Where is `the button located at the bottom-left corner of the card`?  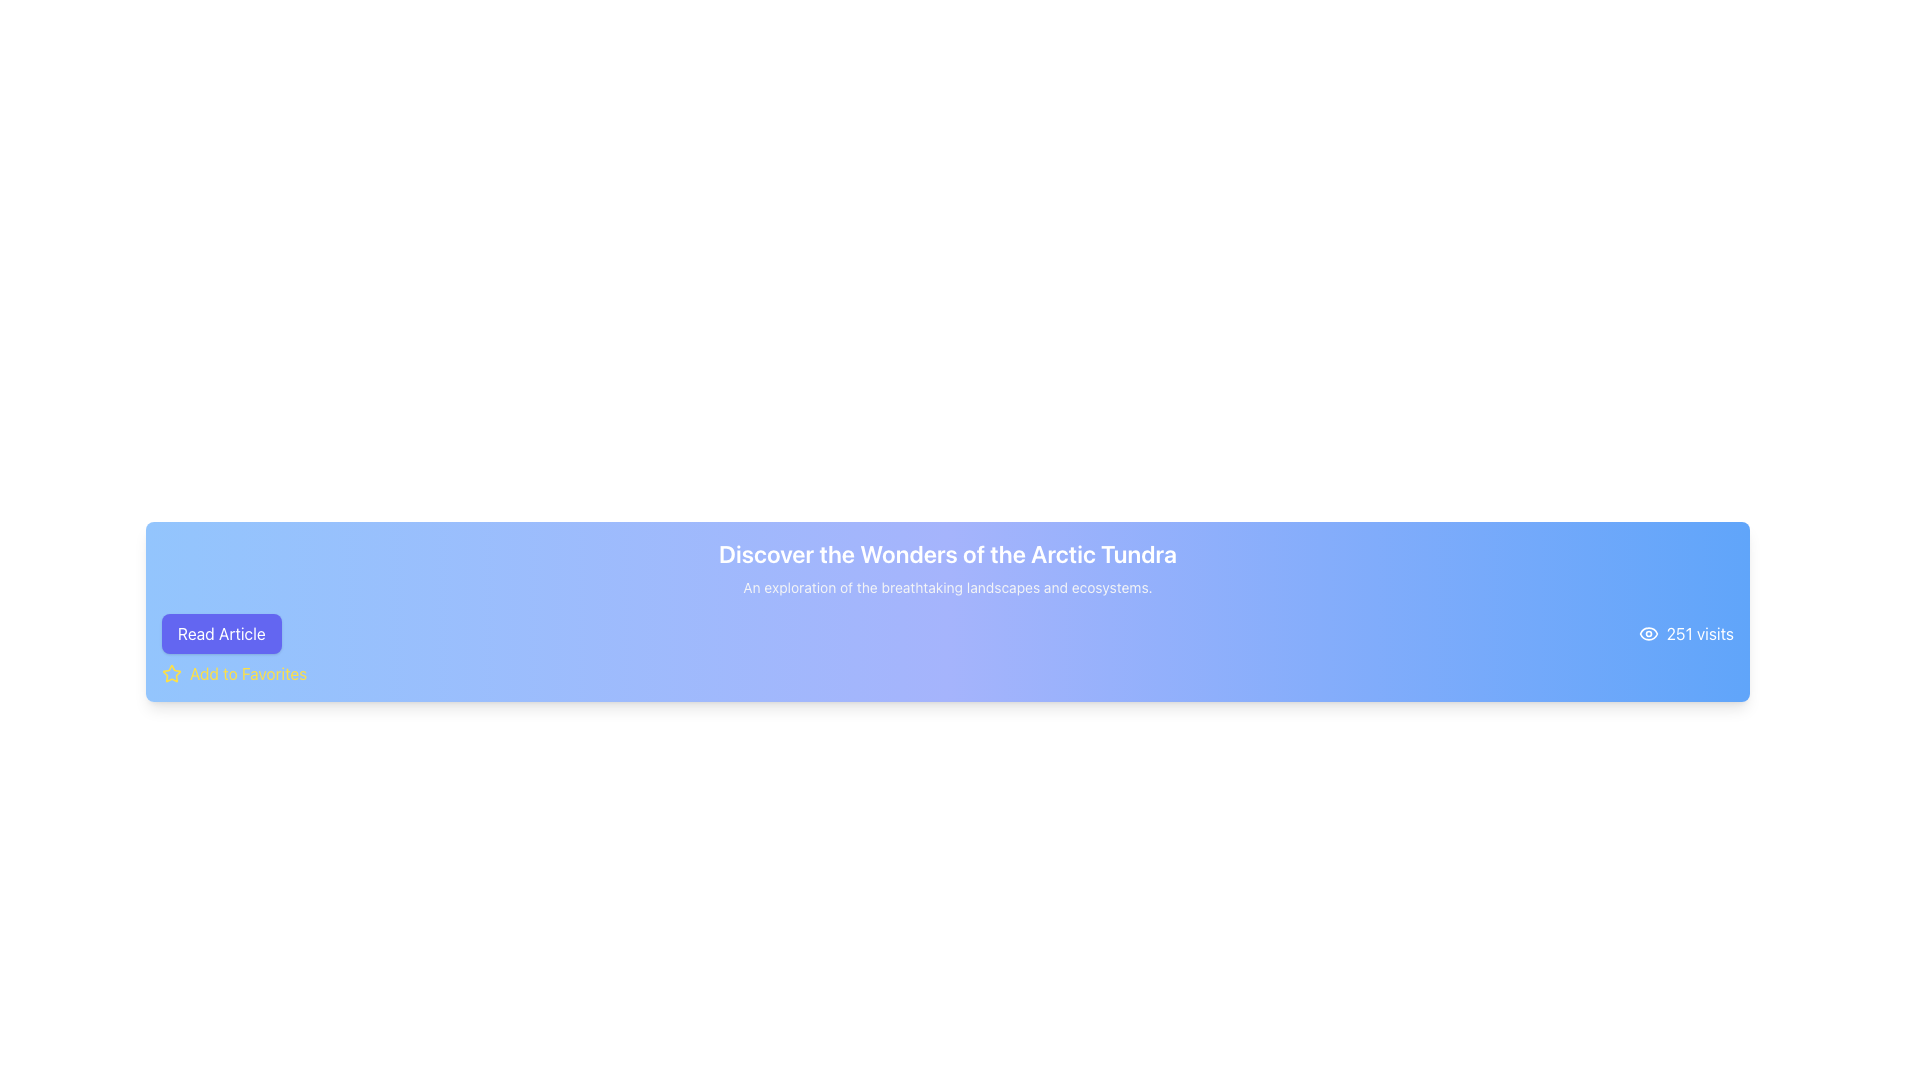 the button located at the bottom-left corner of the card is located at coordinates (234, 674).